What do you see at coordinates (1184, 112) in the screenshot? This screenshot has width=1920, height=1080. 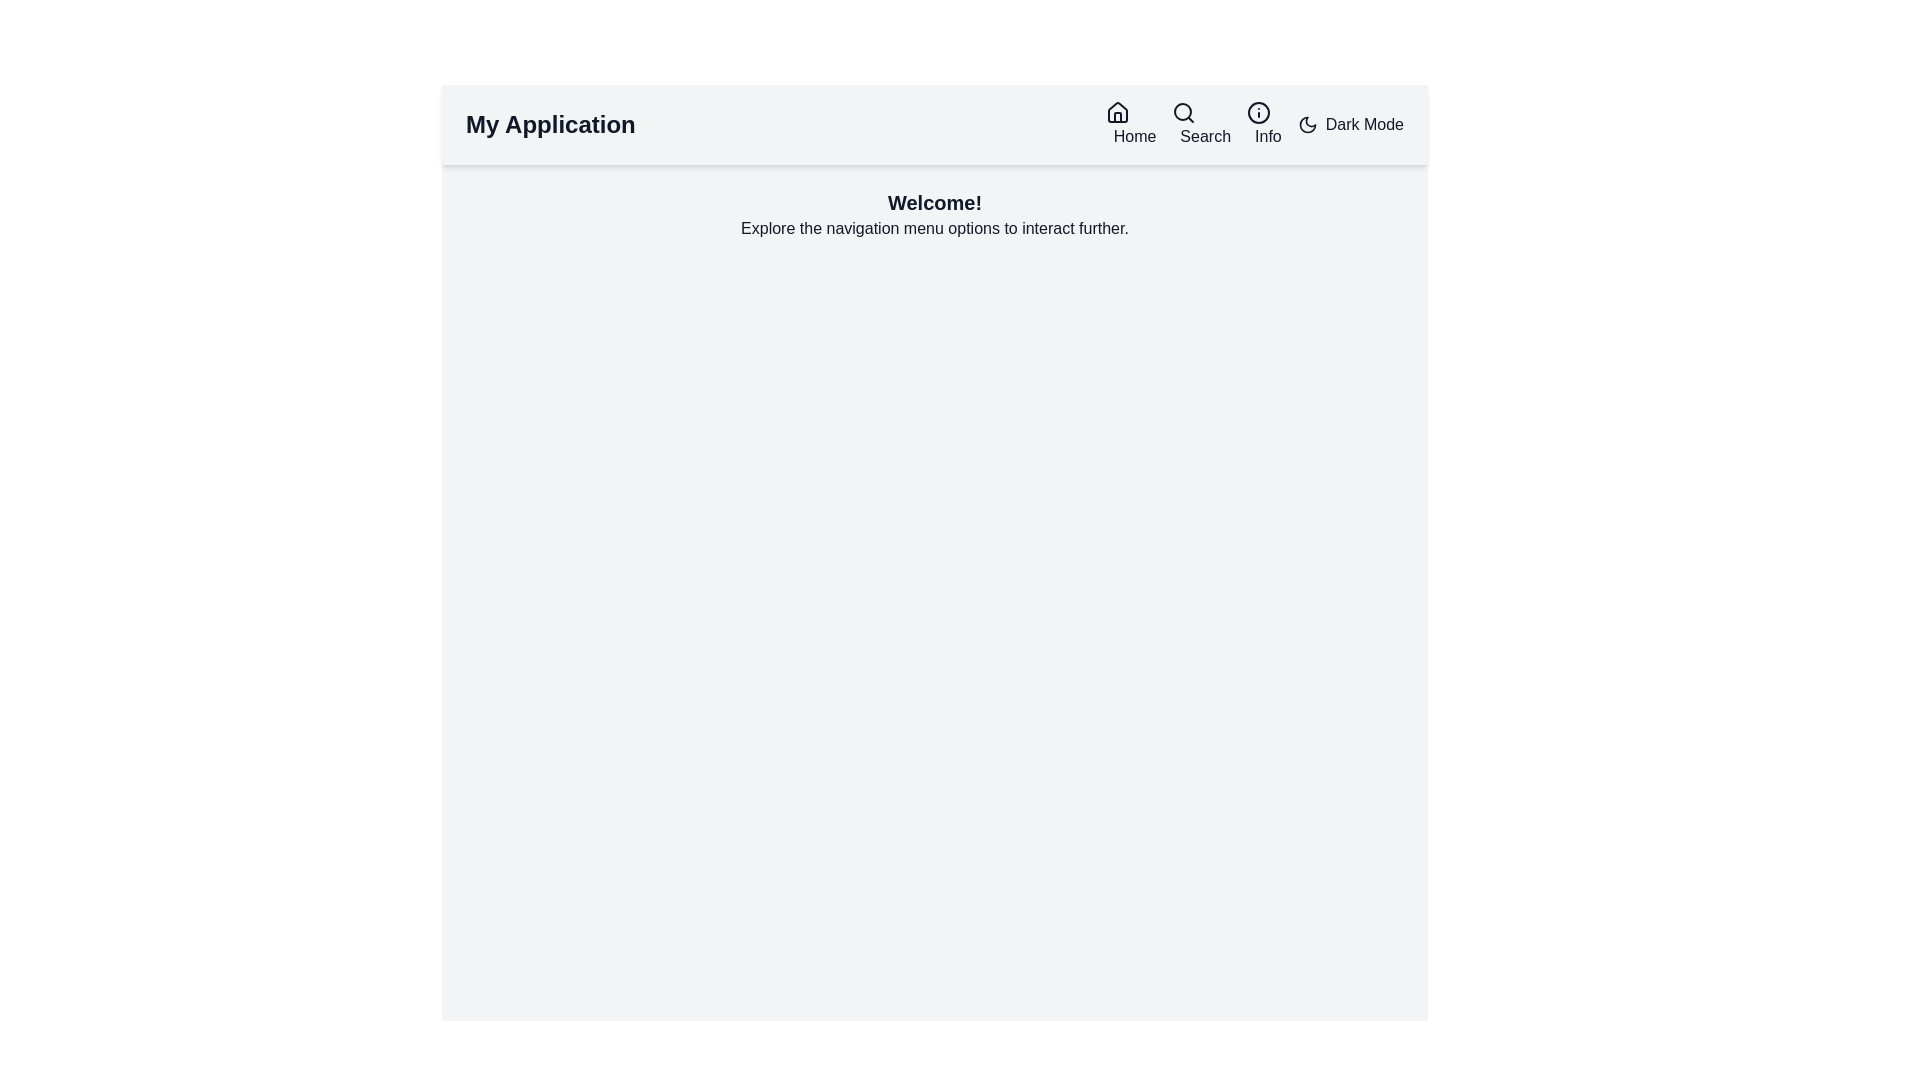 I see `the Search Icon located in the navigation bar, positioned between the 'Home' and 'Info' icons, to initiate a search` at bounding box center [1184, 112].